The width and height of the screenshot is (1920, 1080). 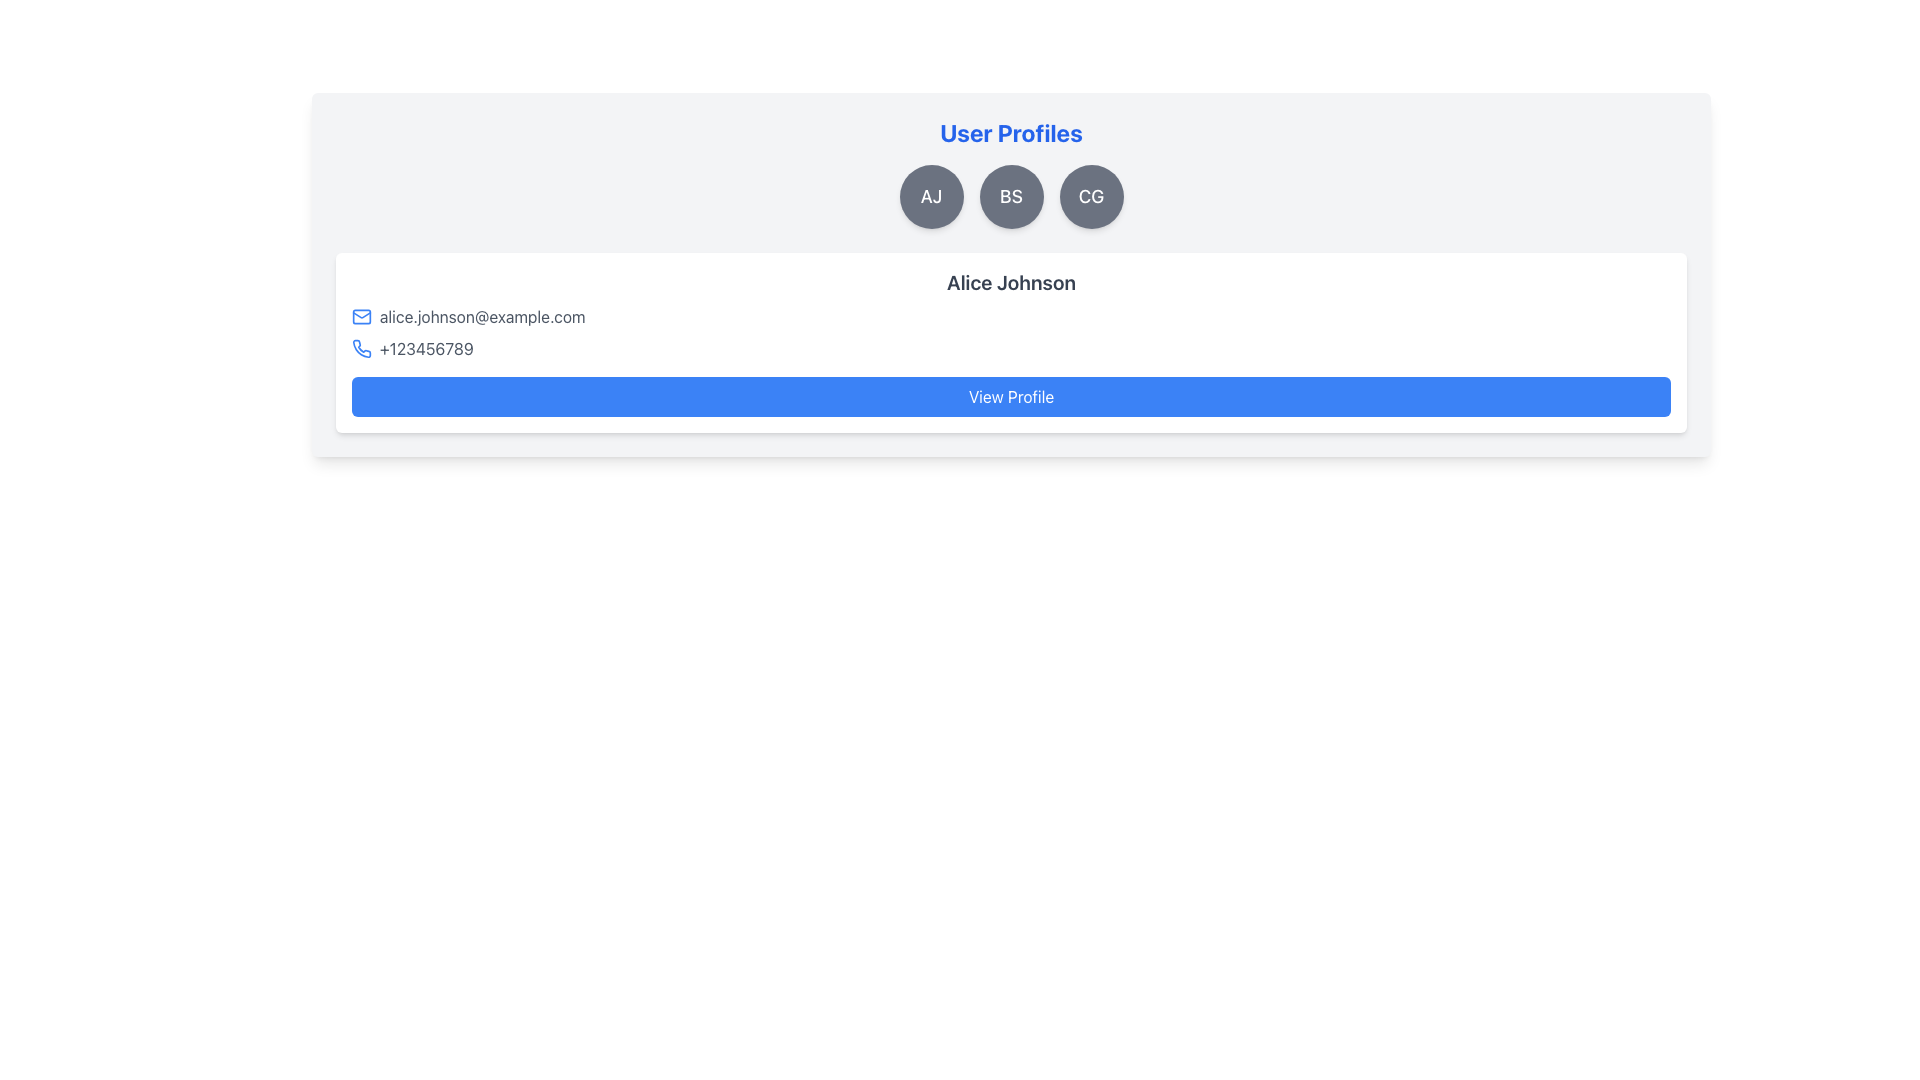 What do you see at coordinates (1011, 282) in the screenshot?
I see `the text label displaying 'Alice Johnson', which is styled prominently in bold and dark gray within a rounded rectangle card` at bounding box center [1011, 282].